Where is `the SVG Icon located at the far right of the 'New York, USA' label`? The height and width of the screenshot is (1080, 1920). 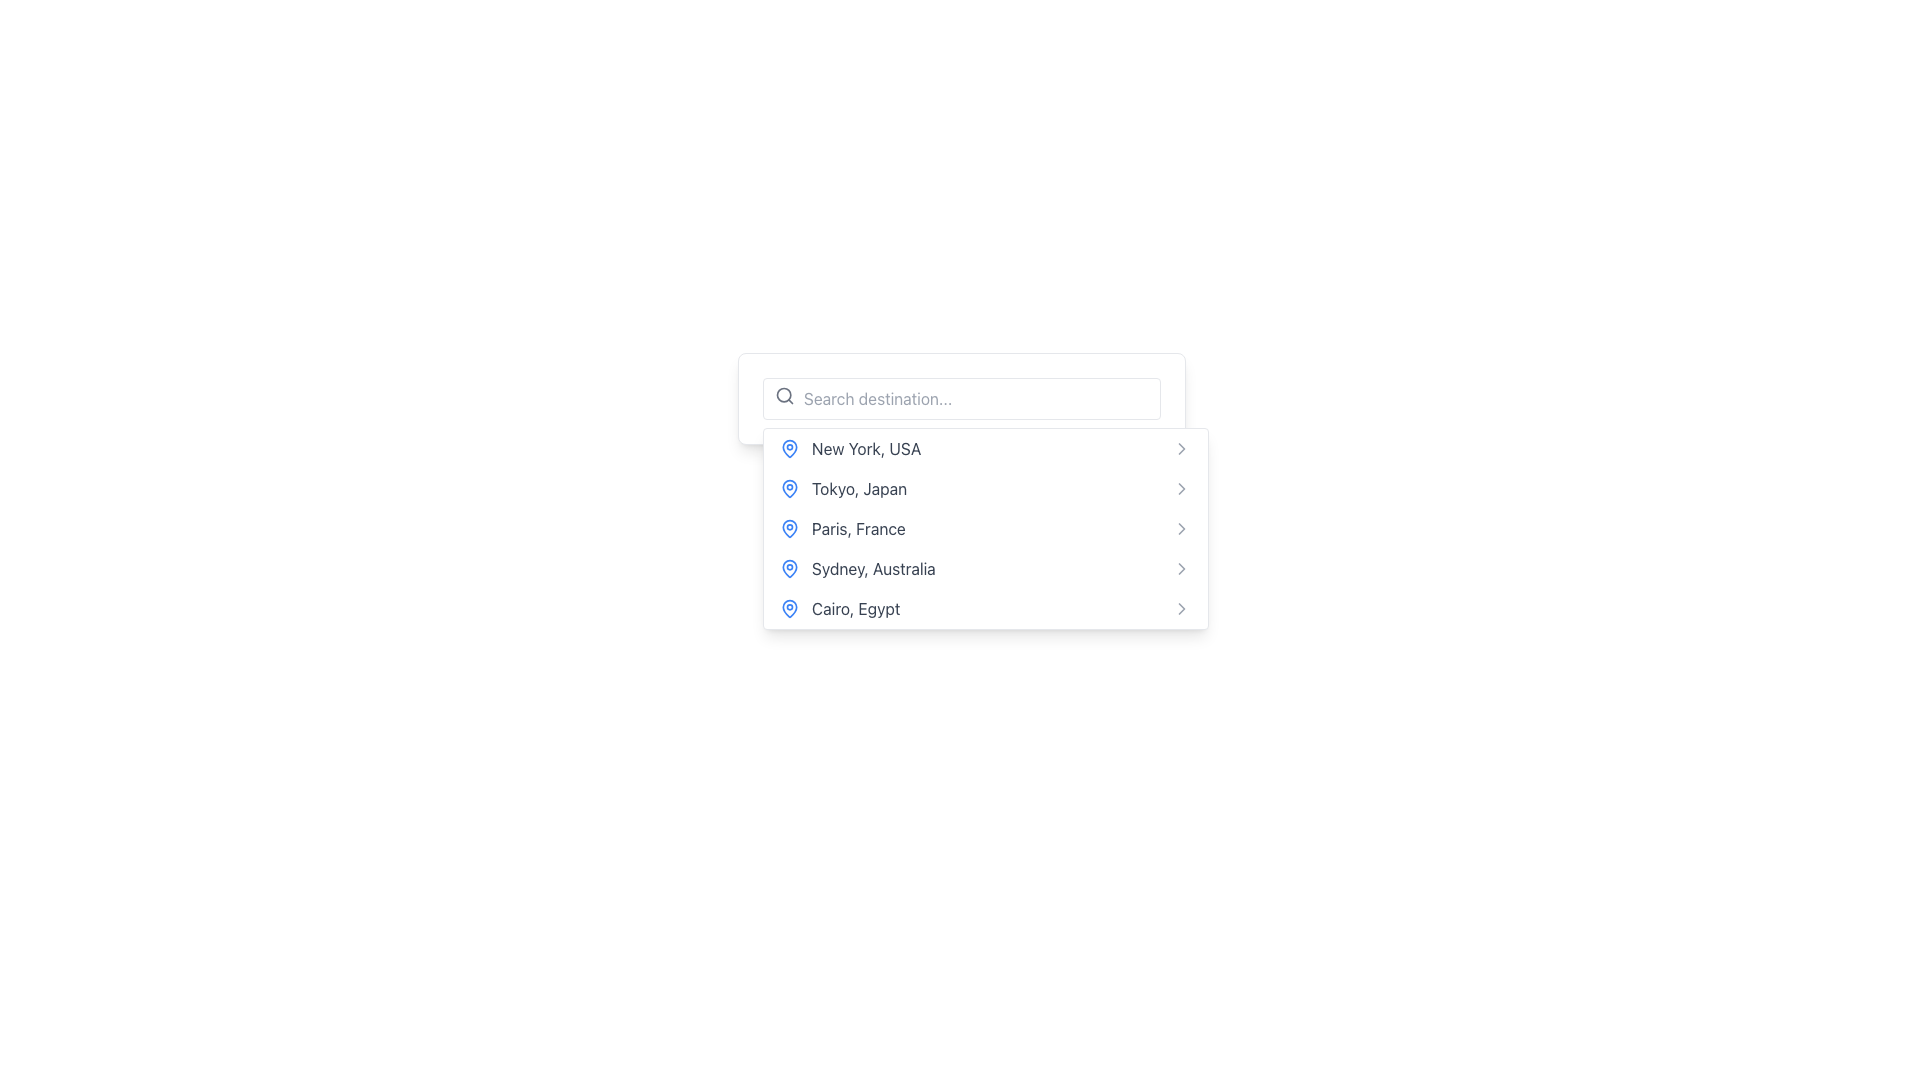
the SVG Icon located at the far right of the 'New York, USA' label is located at coordinates (1181, 447).